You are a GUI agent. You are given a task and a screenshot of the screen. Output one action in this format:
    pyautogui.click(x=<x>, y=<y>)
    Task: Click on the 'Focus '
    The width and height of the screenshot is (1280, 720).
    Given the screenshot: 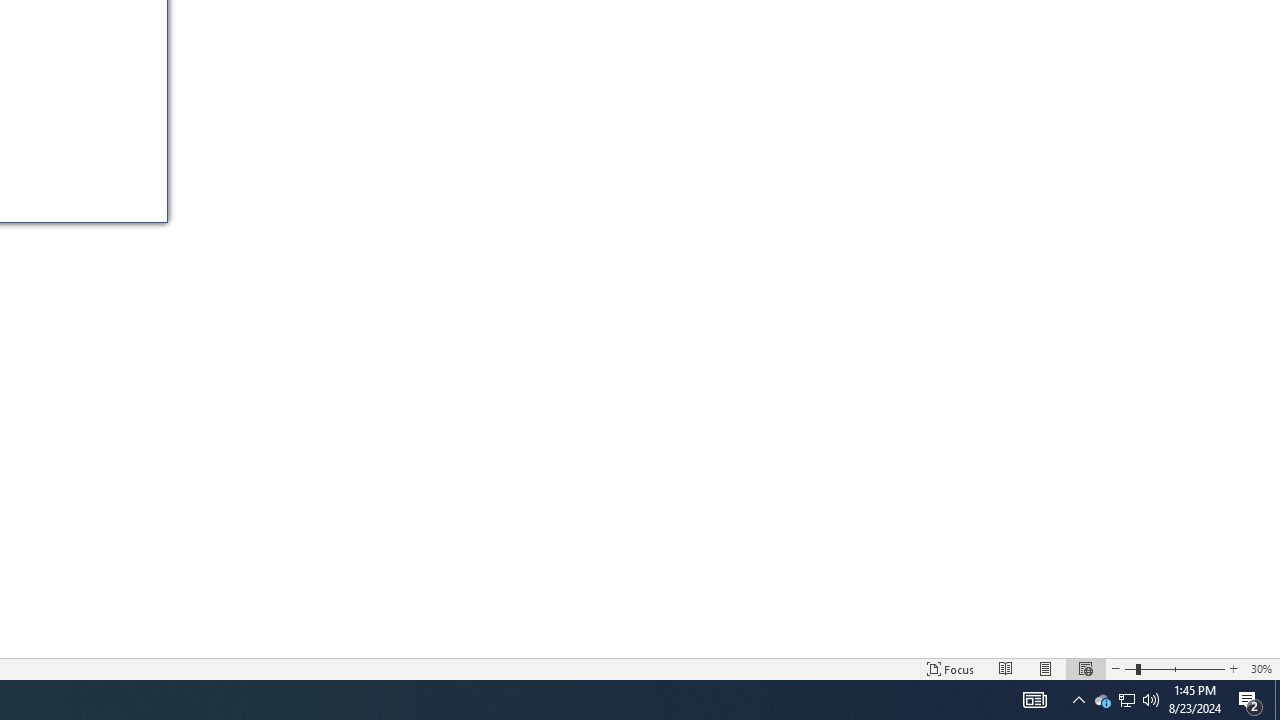 What is the action you would take?
    pyautogui.click(x=950, y=669)
    